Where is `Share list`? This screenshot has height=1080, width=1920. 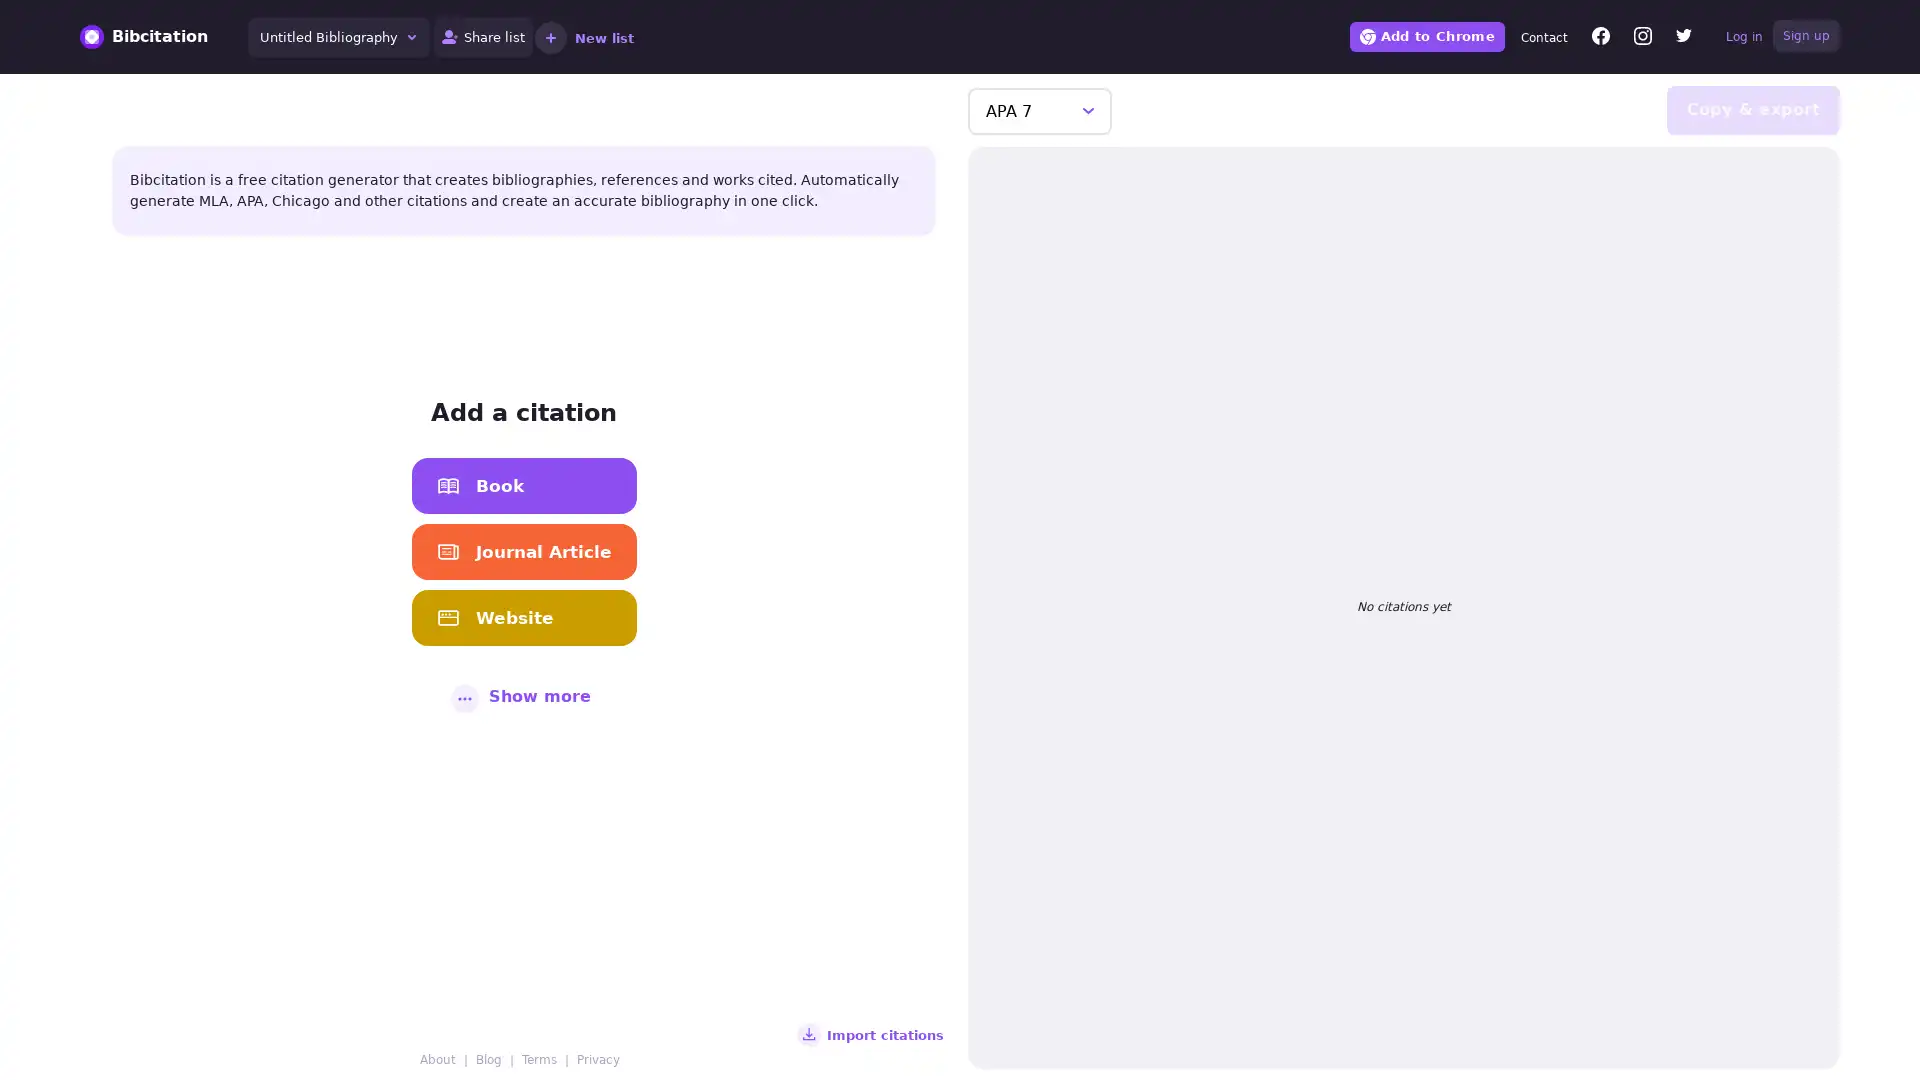
Share list is located at coordinates (483, 37).